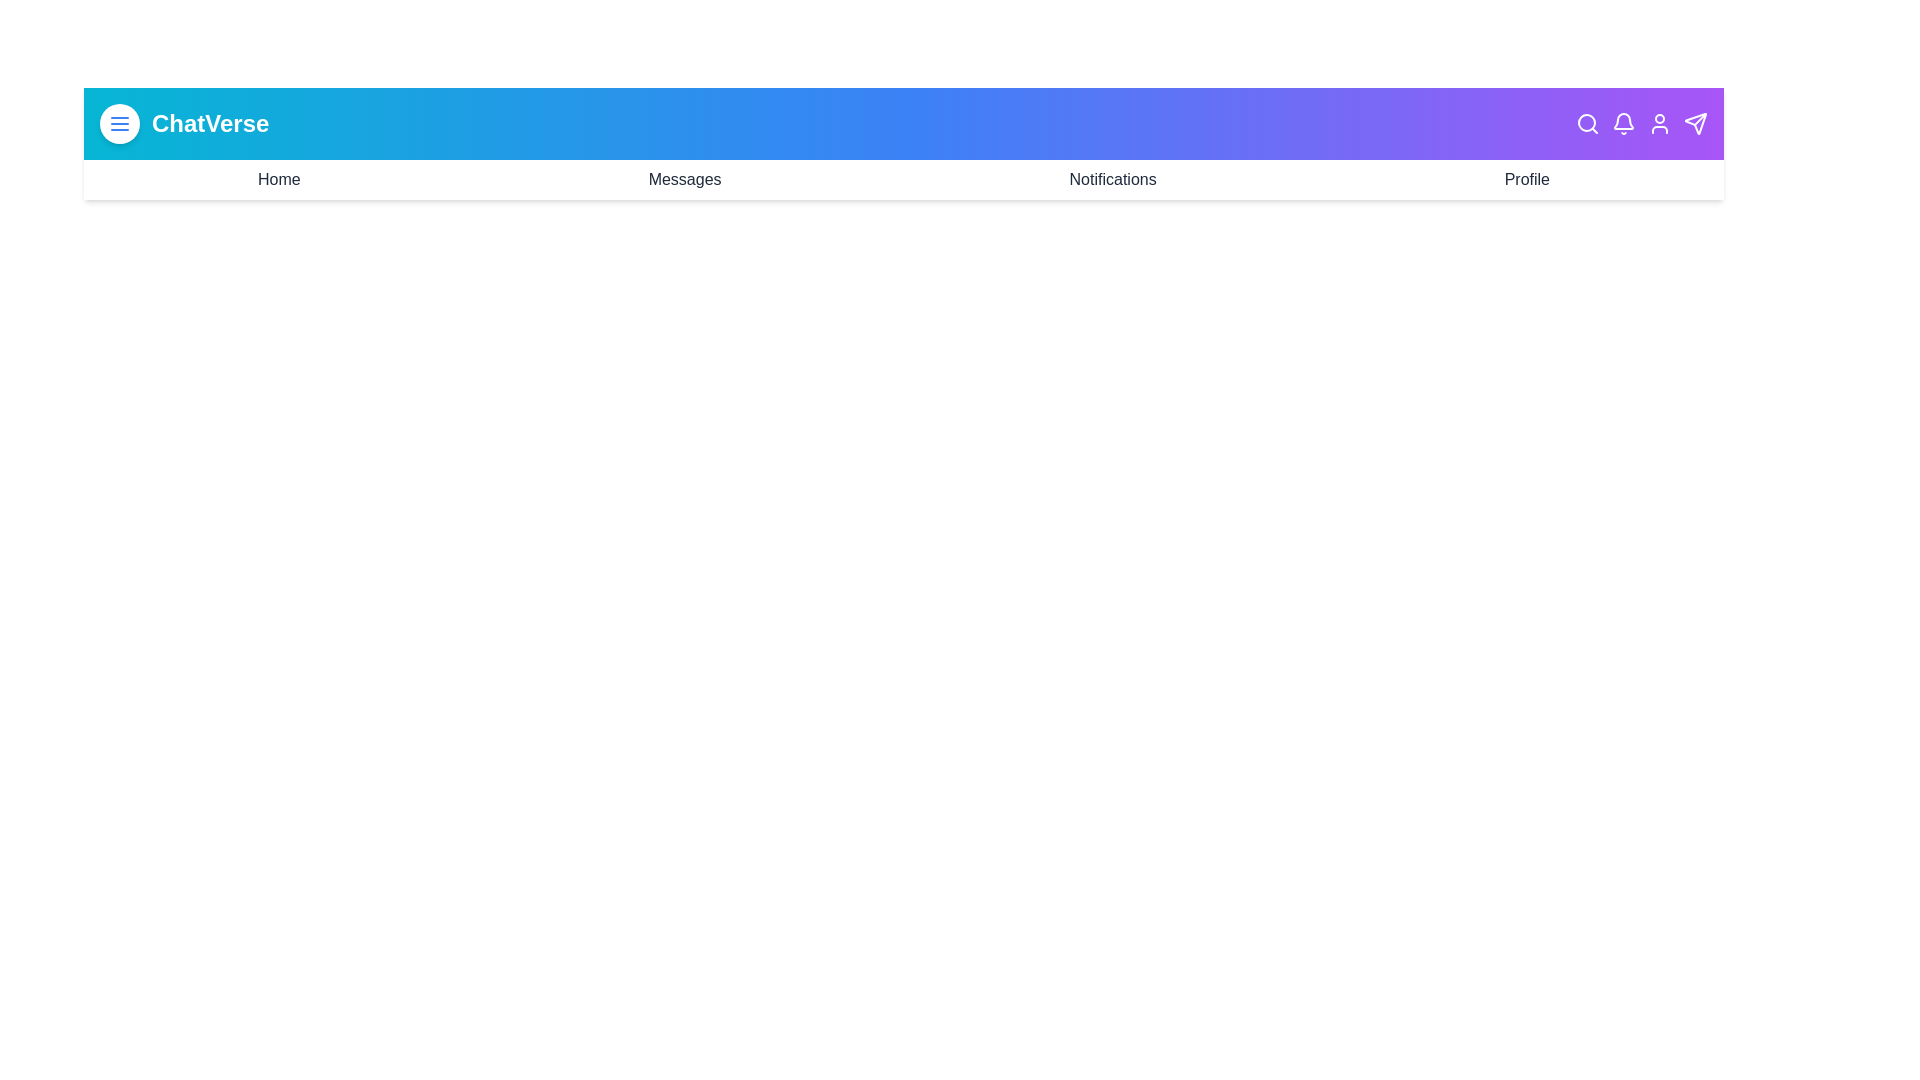 This screenshot has width=1920, height=1080. Describe the element at coordinates (210, 123) in the screenshot. I see `the text element 'ChatVerse' in the app bar` at that location.